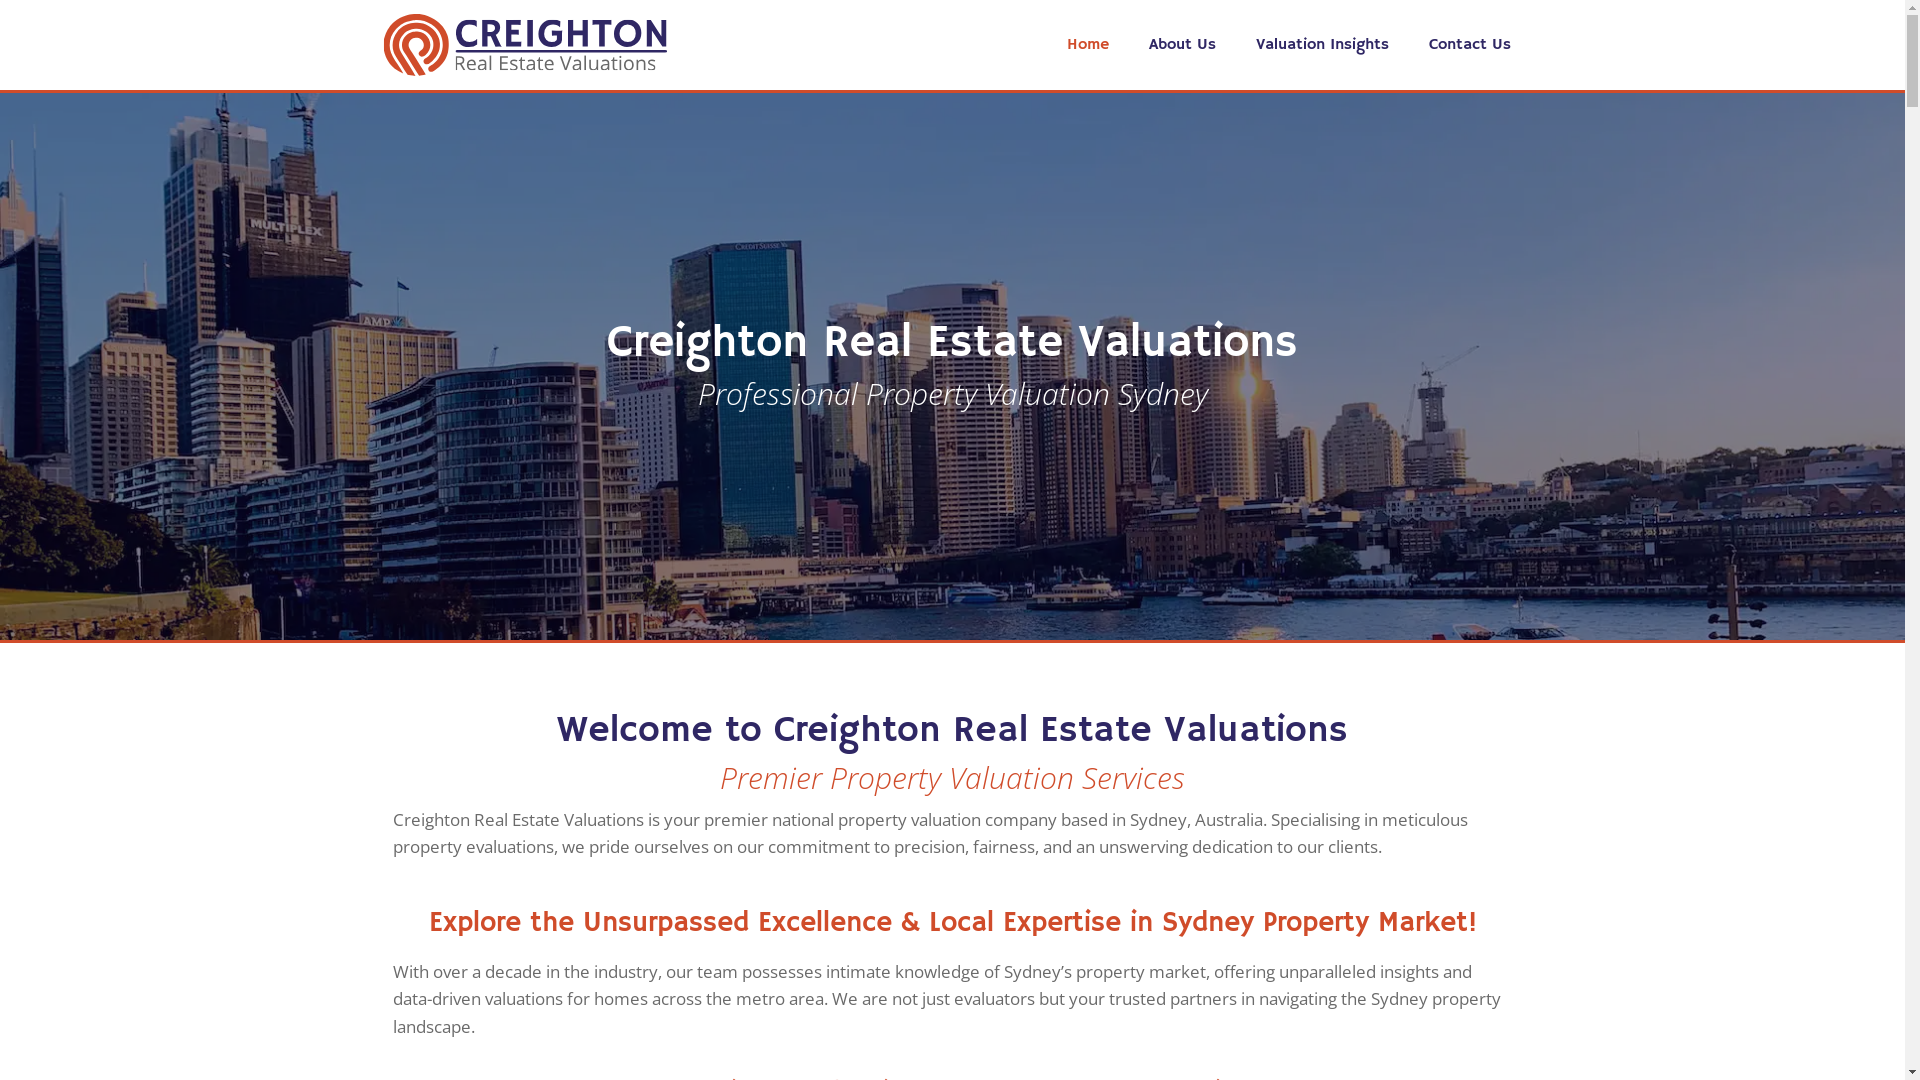  Describe the element at coordinates (1182, 45) in the screenshot. I see `'About Us'` at that location.